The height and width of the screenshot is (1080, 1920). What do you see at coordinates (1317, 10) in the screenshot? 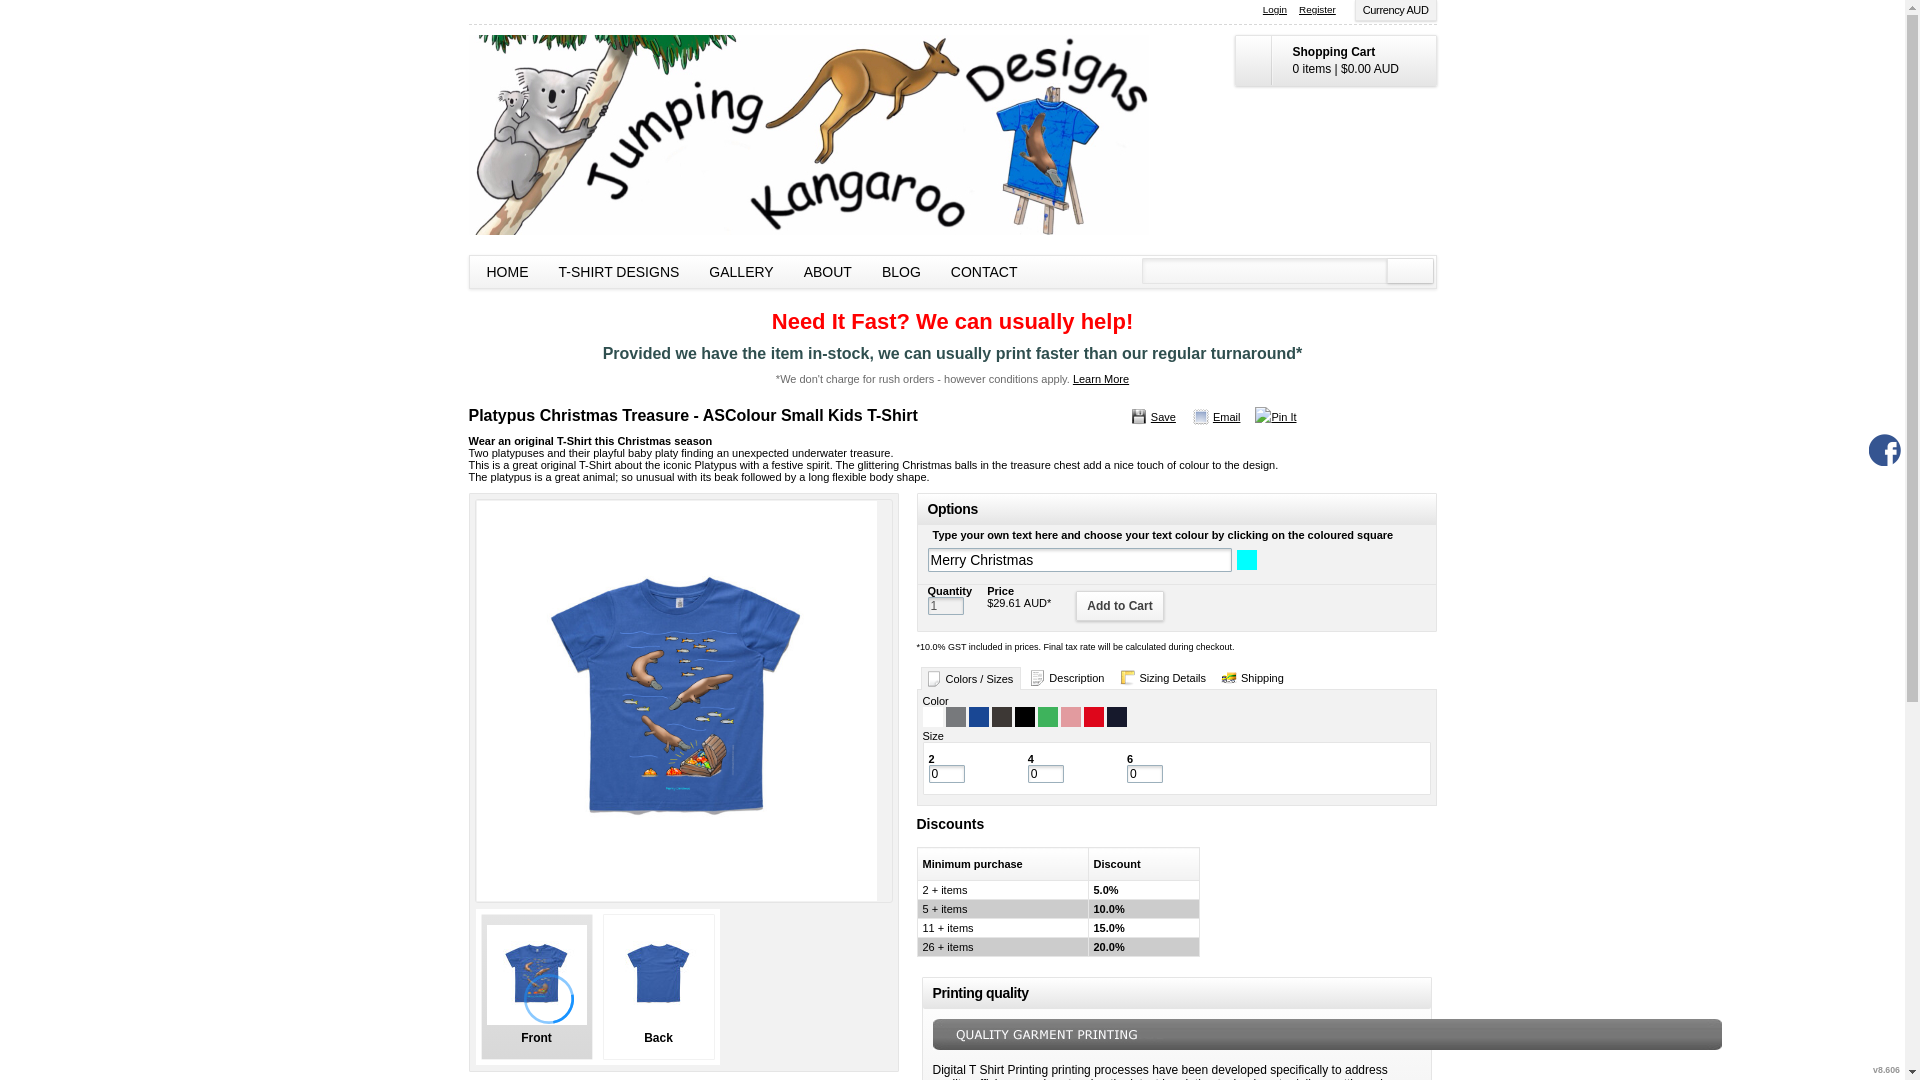
I see `'Register'` at bounding box center [1317, 10].